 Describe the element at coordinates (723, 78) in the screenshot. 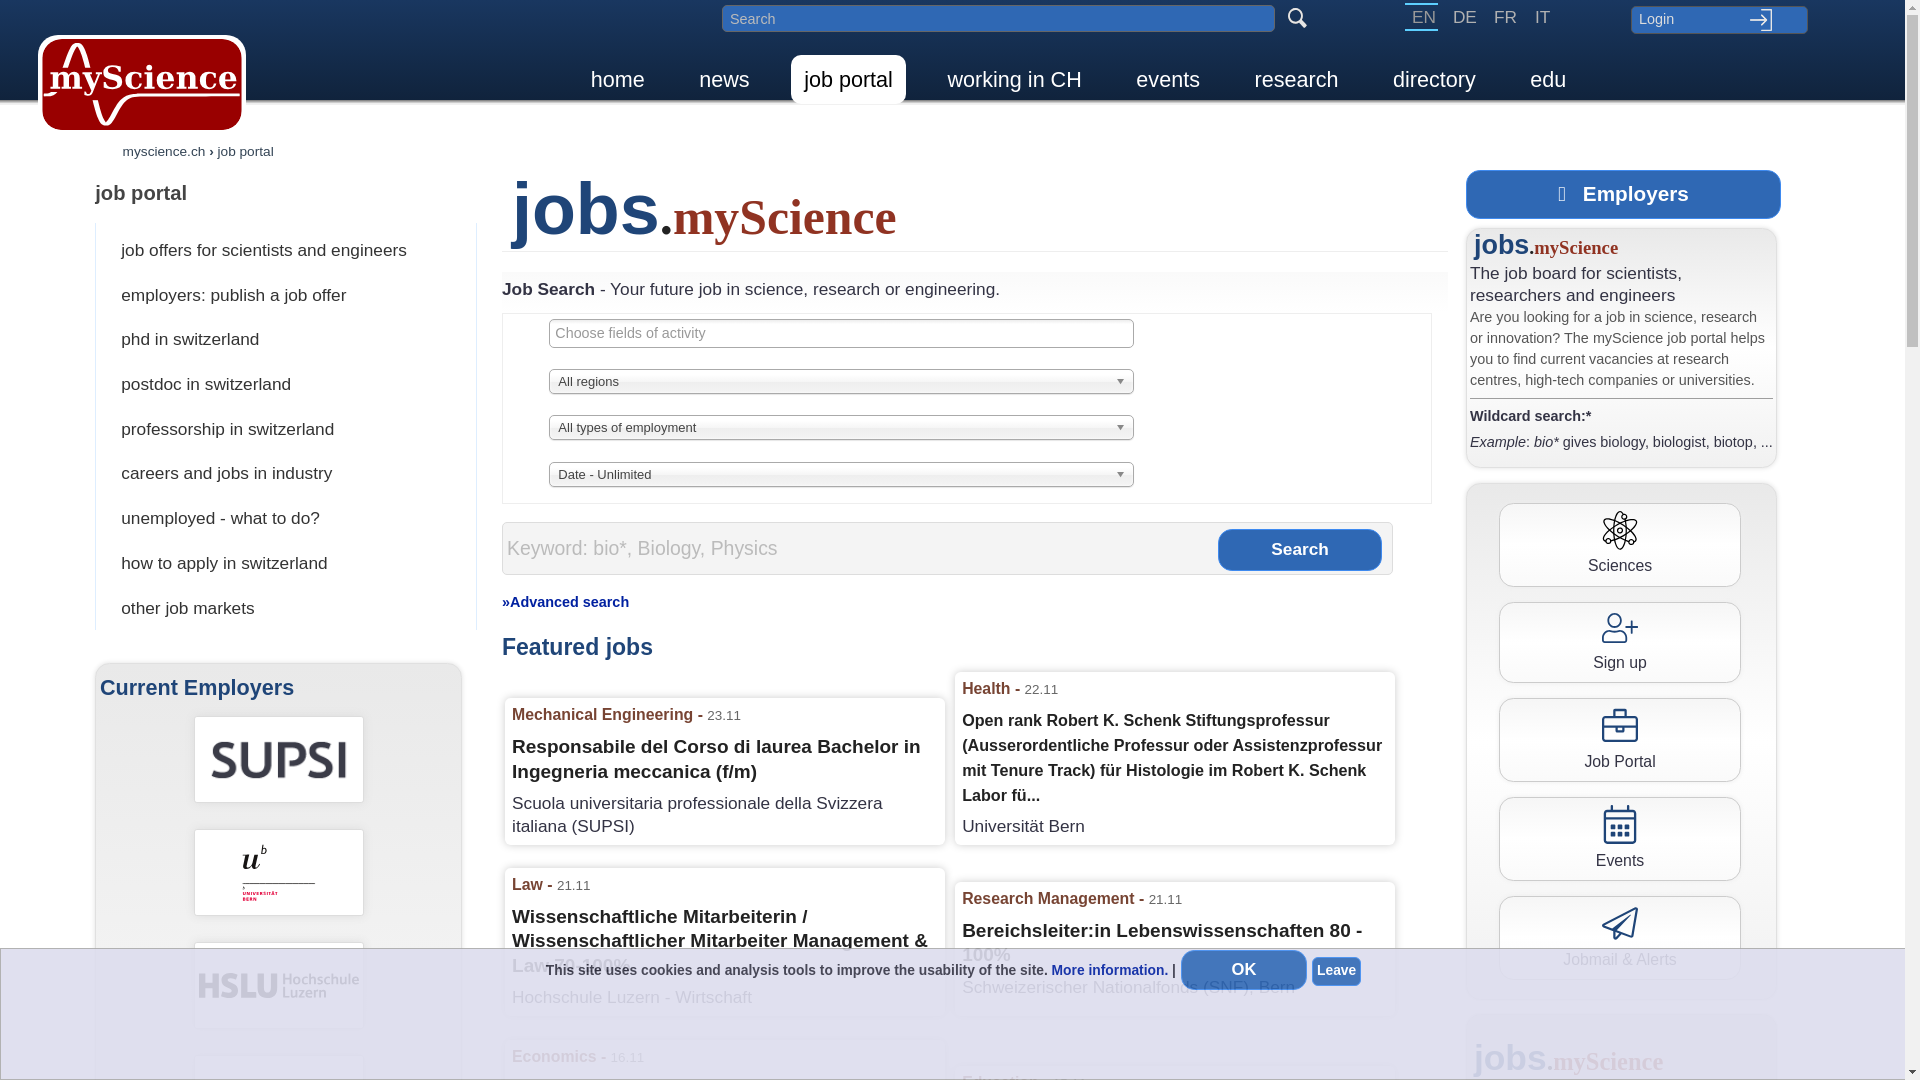

I see `'news'` at that location.